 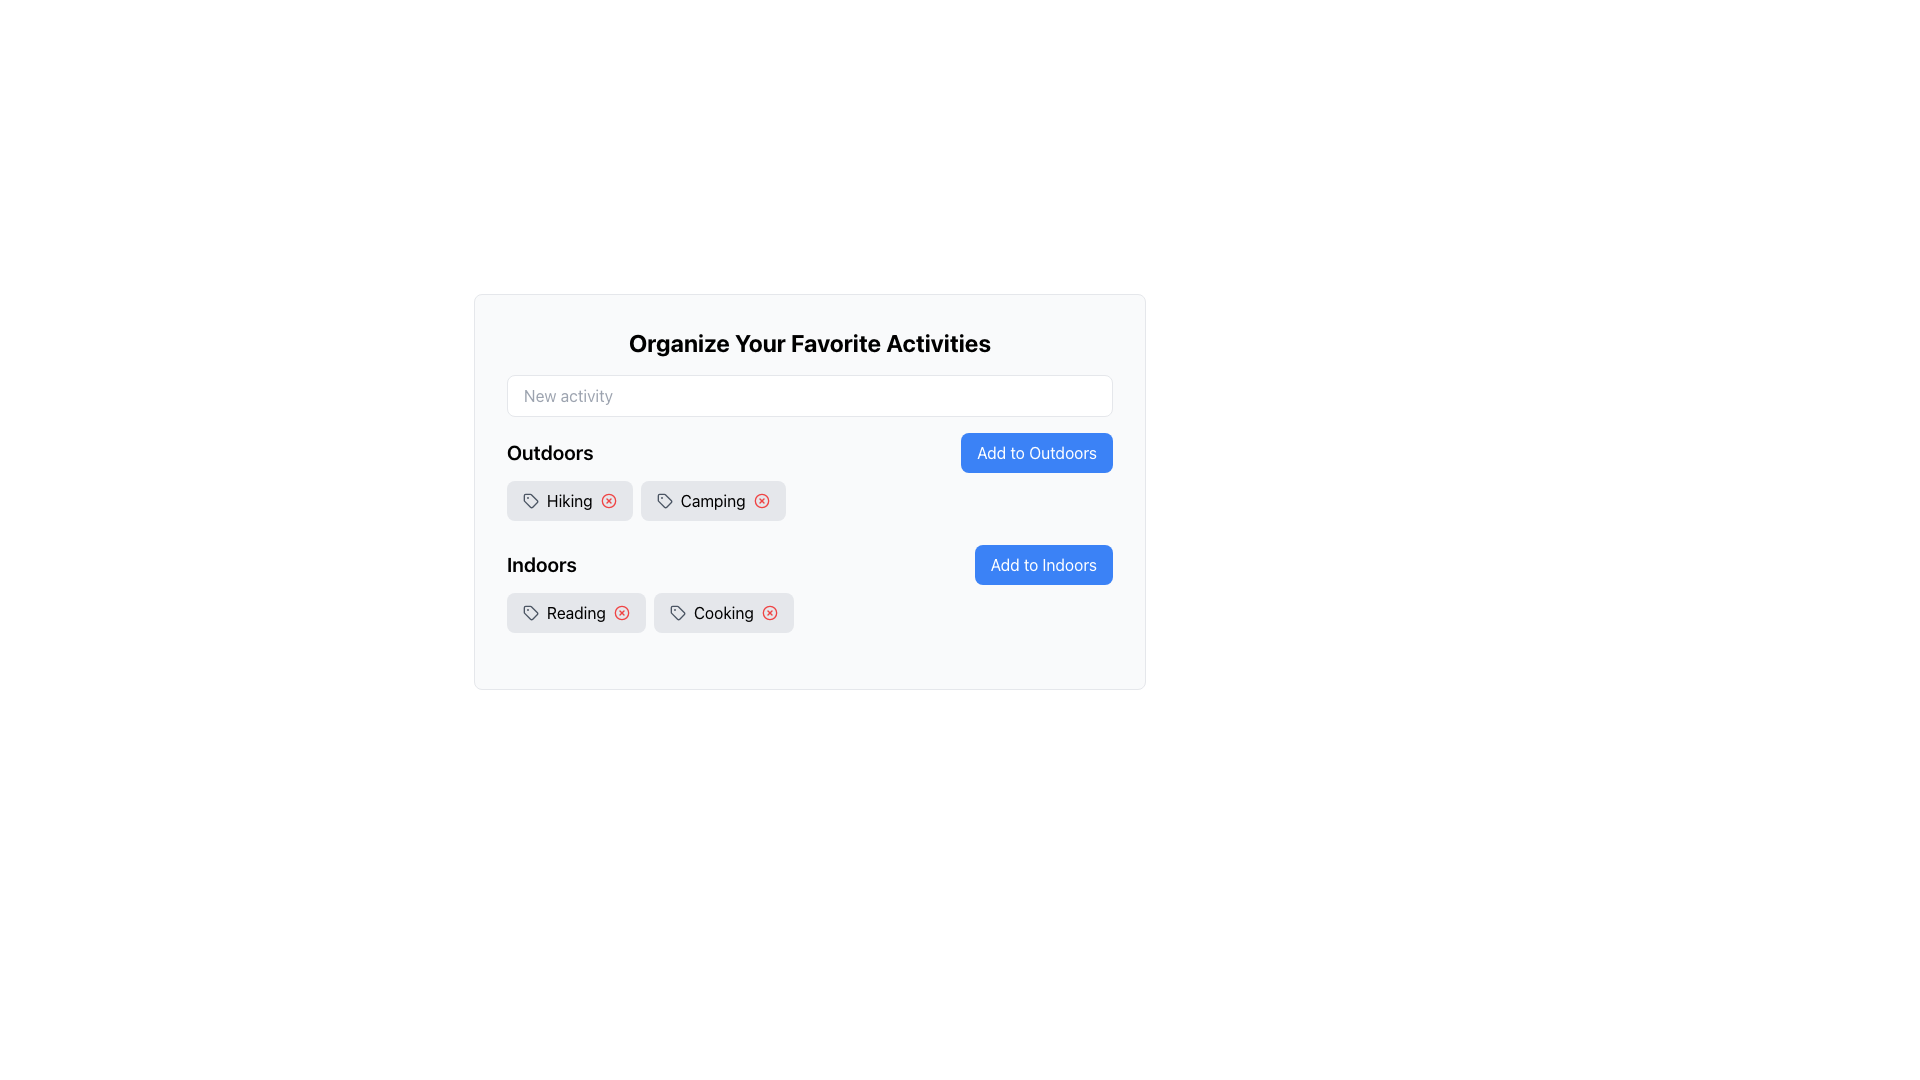 What do you see at coordinates (541, 564) in the screenshot?
I see `the 'Indoors' text label, which is styled prominently in a large, bold font and located above the 'Add to Indoors' button` at bounding box center [541, 564].